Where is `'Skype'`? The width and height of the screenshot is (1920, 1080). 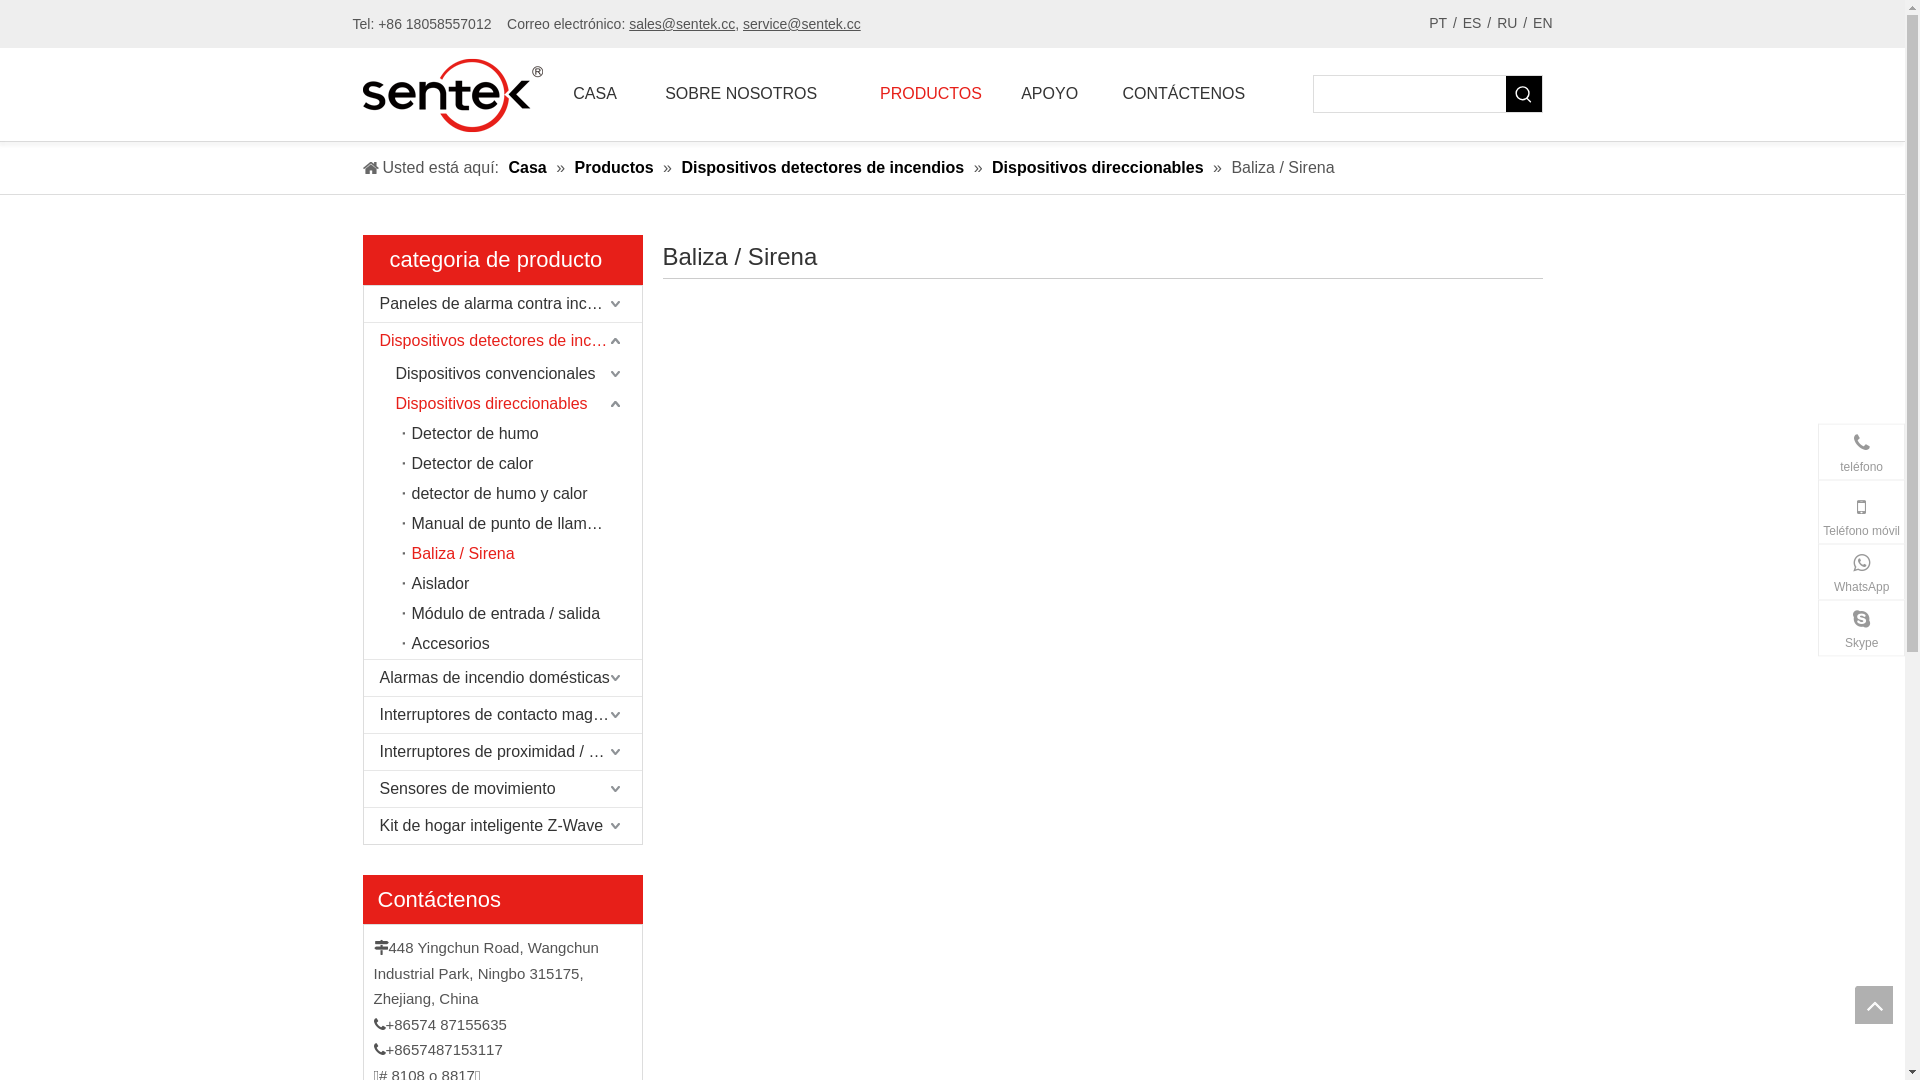 'Skype' is located at coordinates (1860, 627).